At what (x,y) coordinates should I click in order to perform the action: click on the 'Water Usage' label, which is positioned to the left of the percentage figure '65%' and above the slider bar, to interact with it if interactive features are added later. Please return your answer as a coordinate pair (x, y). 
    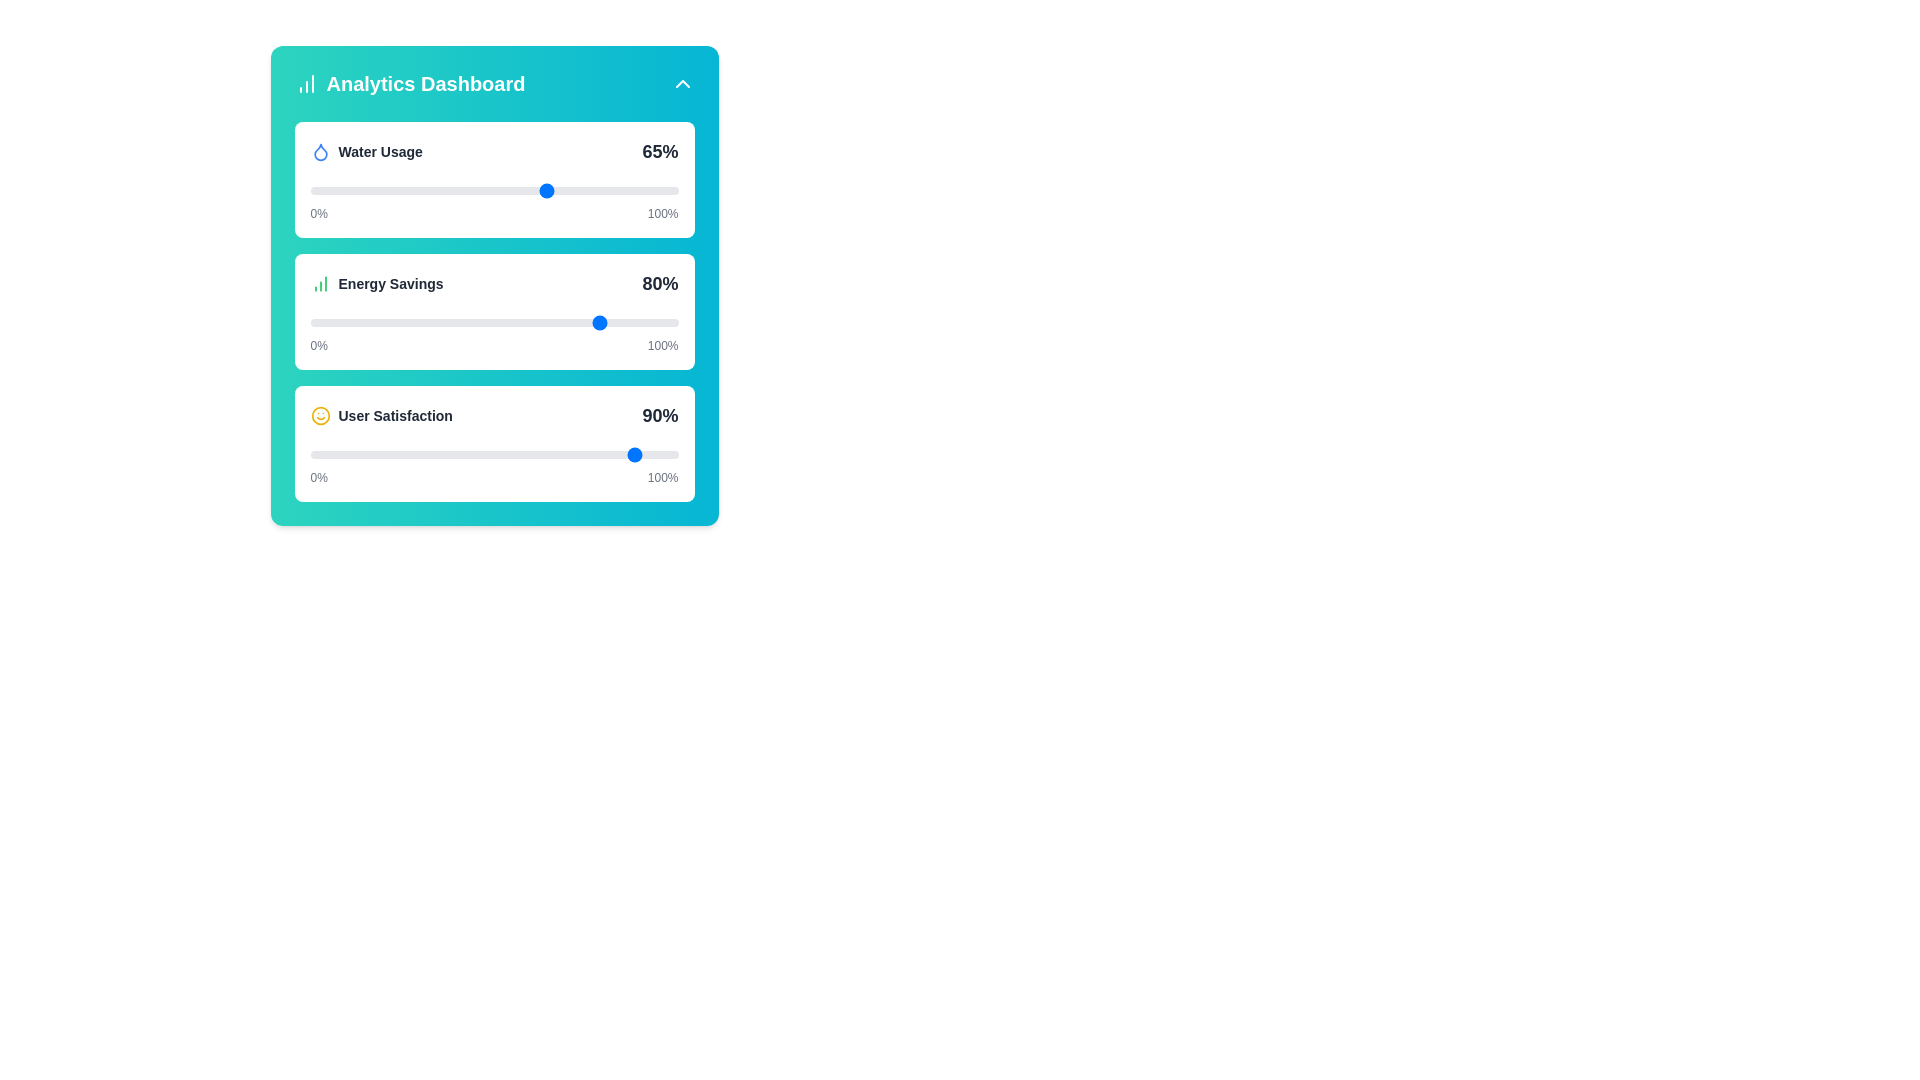
    Looking at the image, I should click on (366, 150).